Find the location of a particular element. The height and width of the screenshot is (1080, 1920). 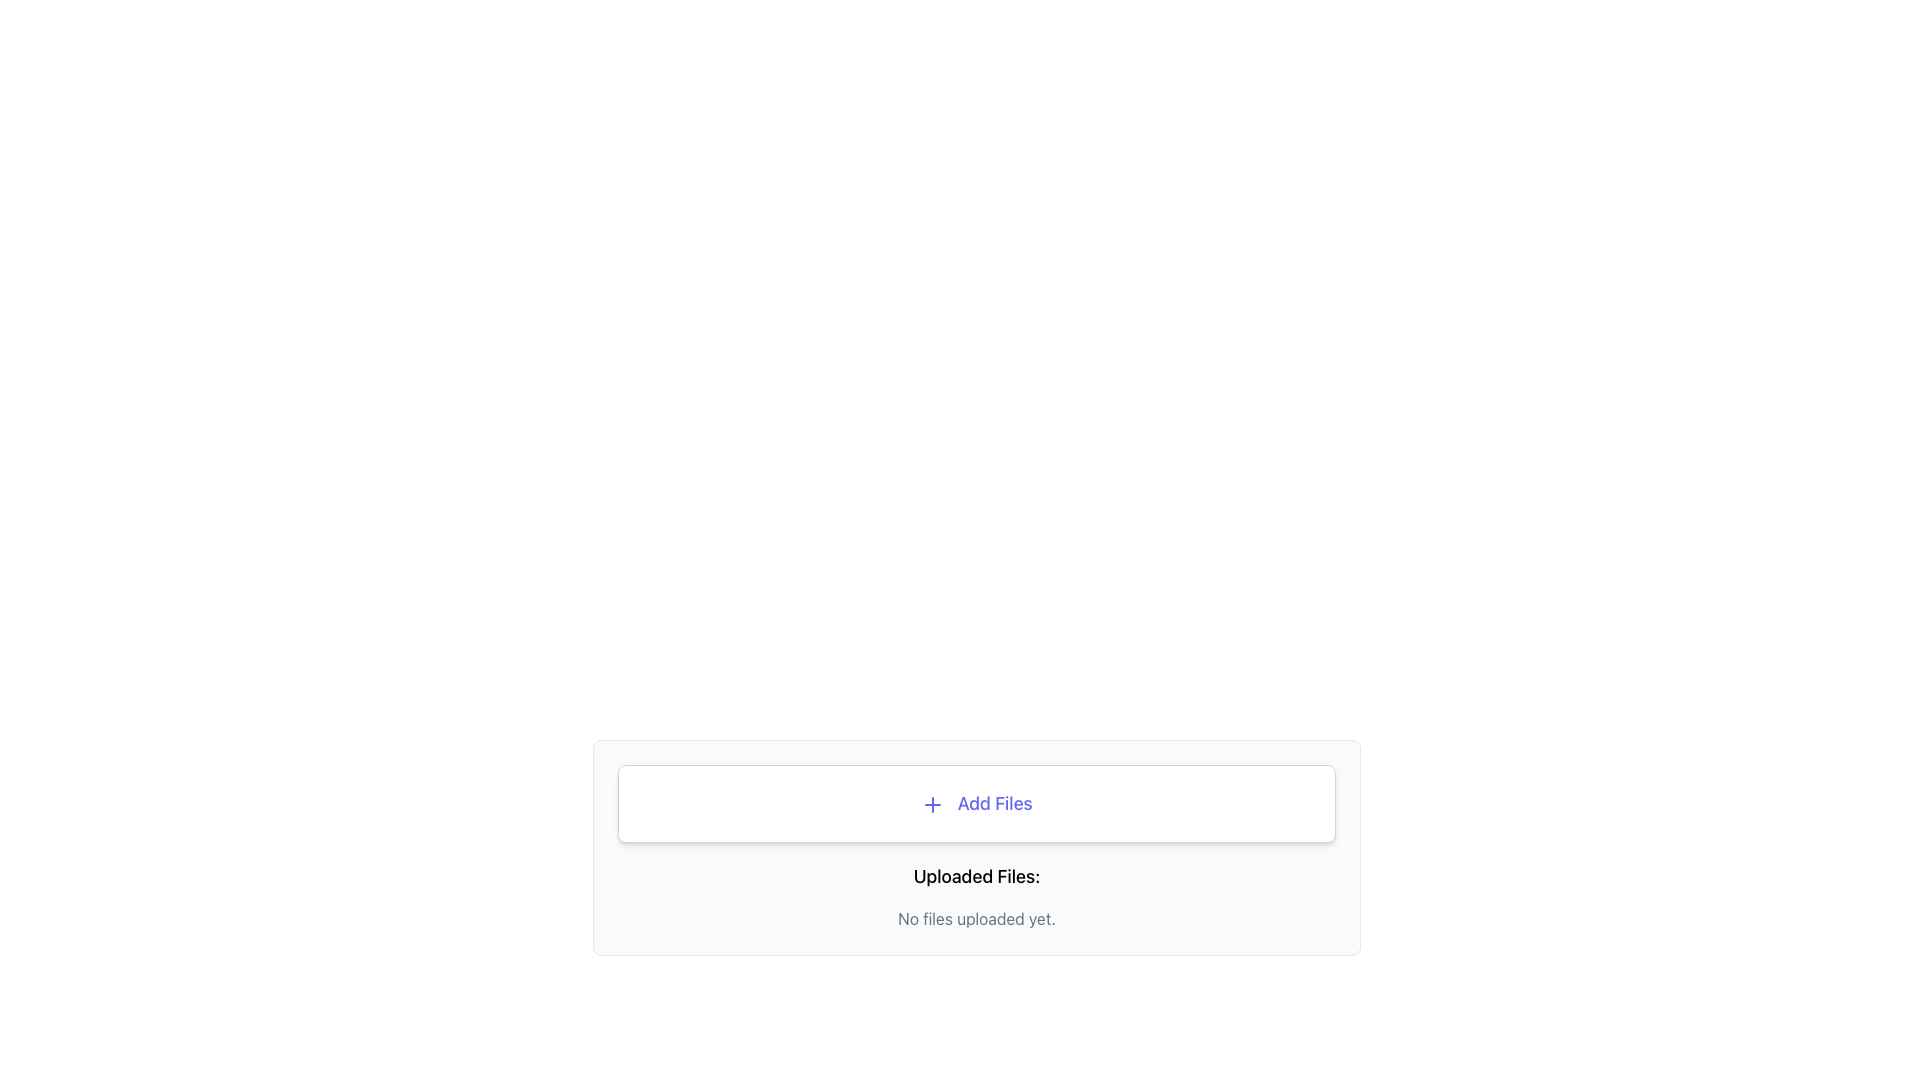

the Clickable text with an icon (Button-like behavior) used for file selection, located within a card above the 'Uploaded Files:' label is located at coordinates (976, 802).